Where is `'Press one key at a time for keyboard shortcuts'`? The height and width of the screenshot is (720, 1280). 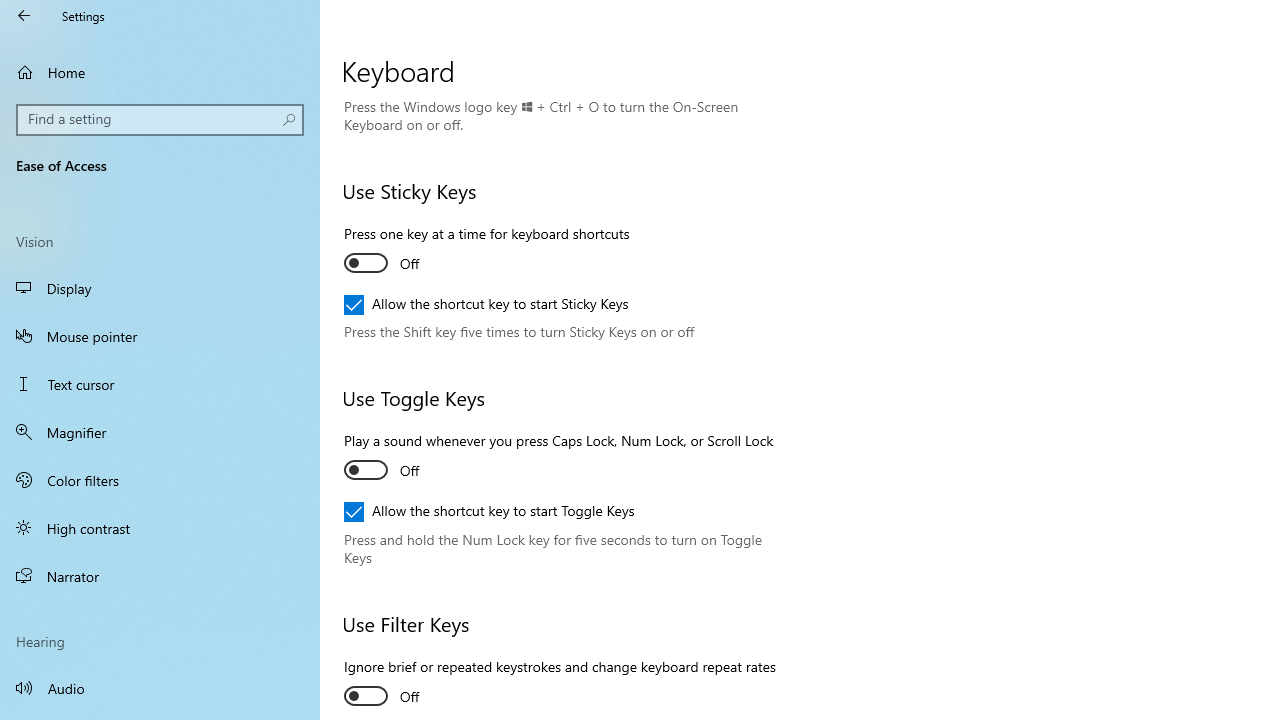
'Press one key at a time for keyboard shortcuts' is located at coordinates (487, 250).